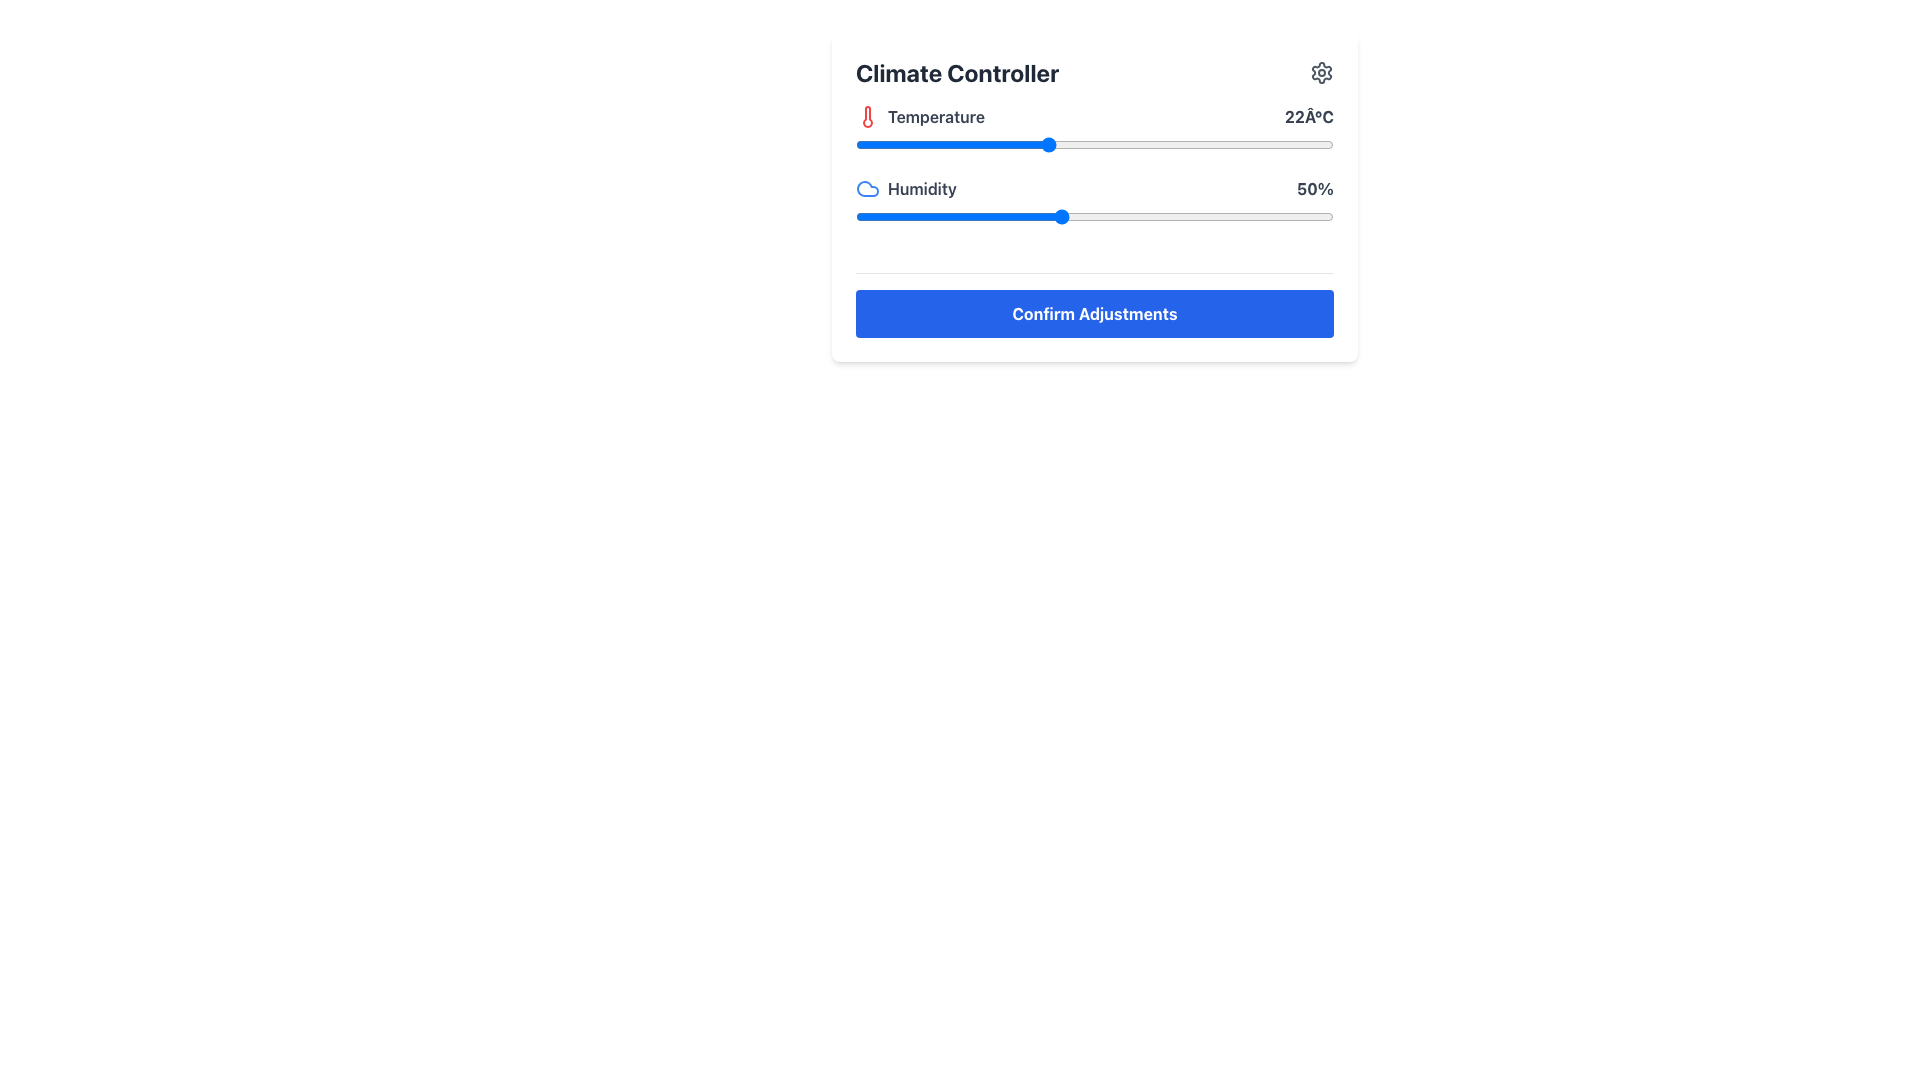 The height and width of the screenshot is (1080, 1920). What do you see at coordinates (1093, 116) in the screenshot?
I see `the horizontal bar displaying temperature information, which includes a red thermometer icon on the left and the temperature value '22°C' on the right, located within the 'Climate Controller' card` at bounding box center [1093, 116].